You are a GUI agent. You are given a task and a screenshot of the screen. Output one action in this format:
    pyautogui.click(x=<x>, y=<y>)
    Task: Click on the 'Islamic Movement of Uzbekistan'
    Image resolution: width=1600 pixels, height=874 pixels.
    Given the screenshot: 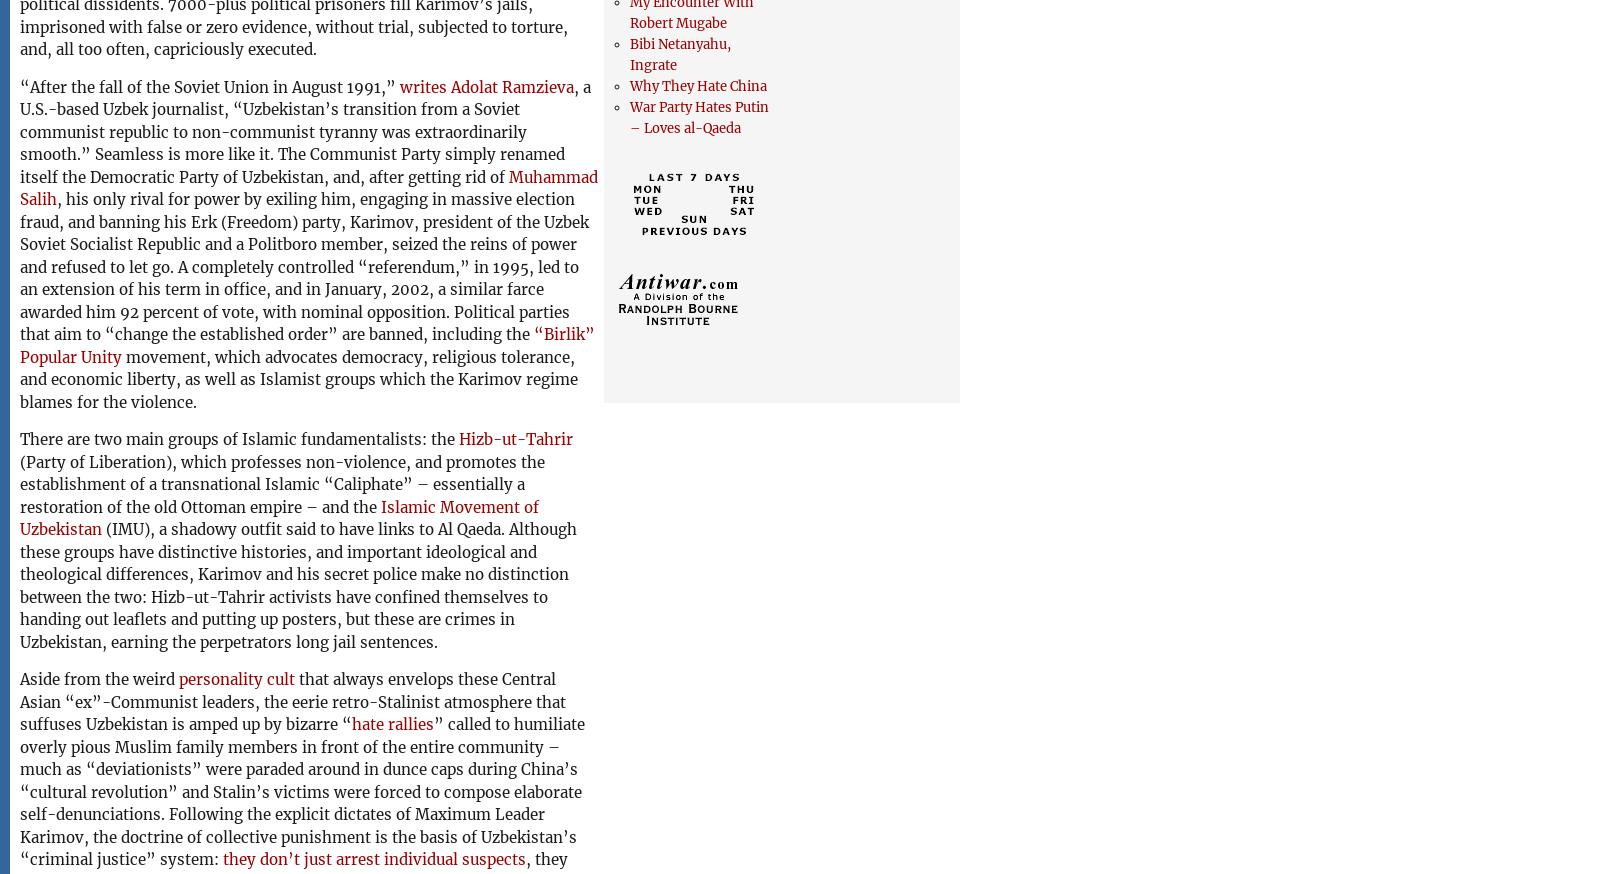 What is the action you would take?
    pyautogui.click(x=279, y=518)
    